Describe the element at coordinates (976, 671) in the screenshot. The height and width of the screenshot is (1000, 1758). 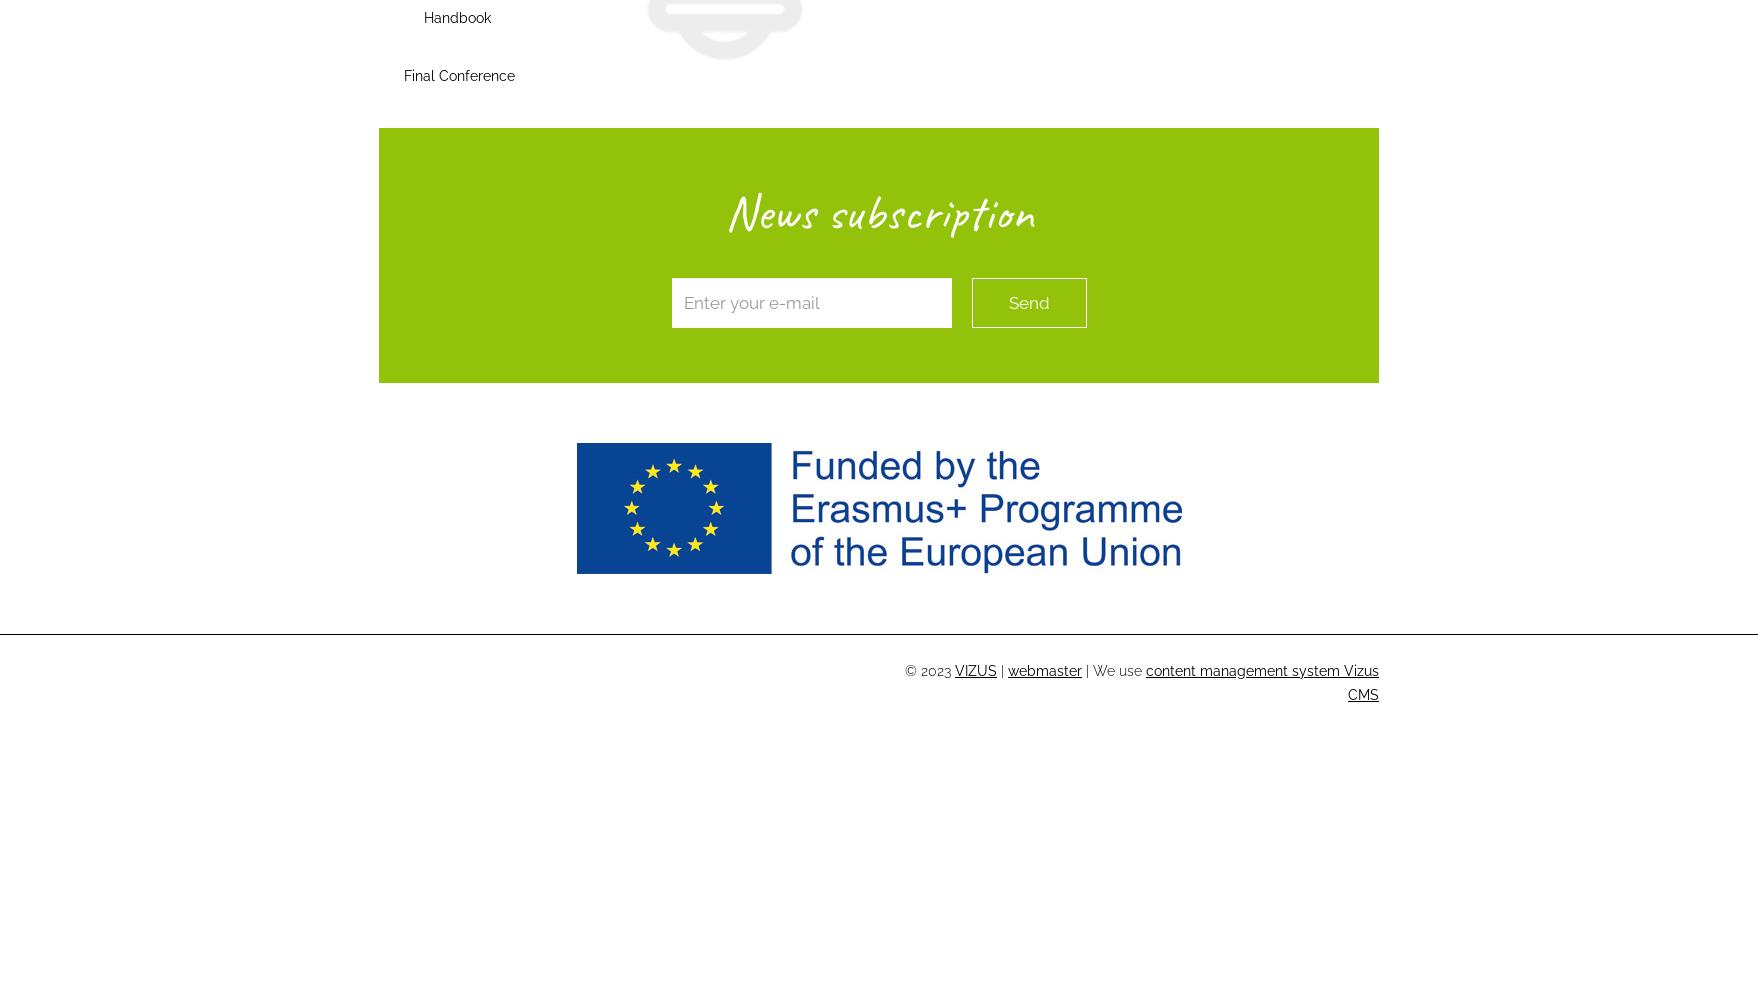
I see `'VIZUS'` at that location.